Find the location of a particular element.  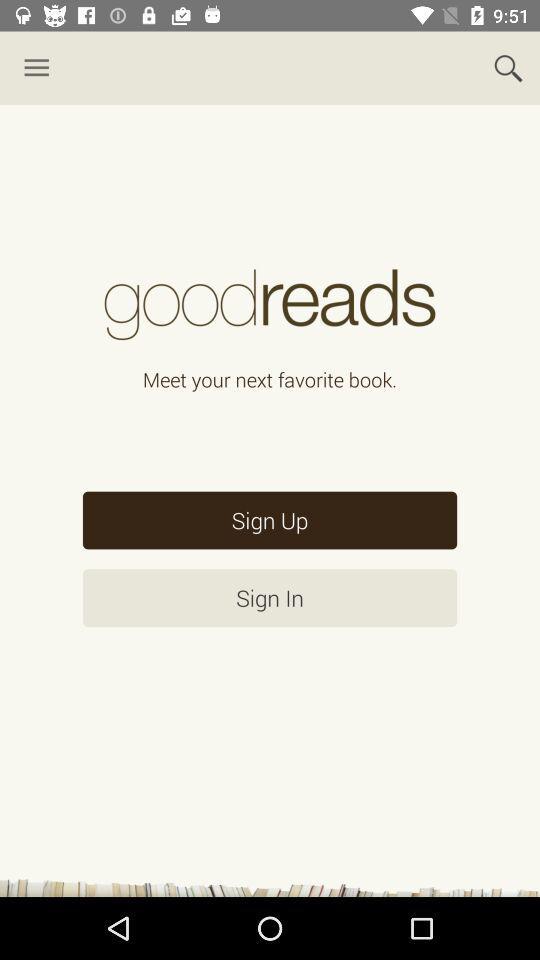

sign in is located at coordinates (270, 598).